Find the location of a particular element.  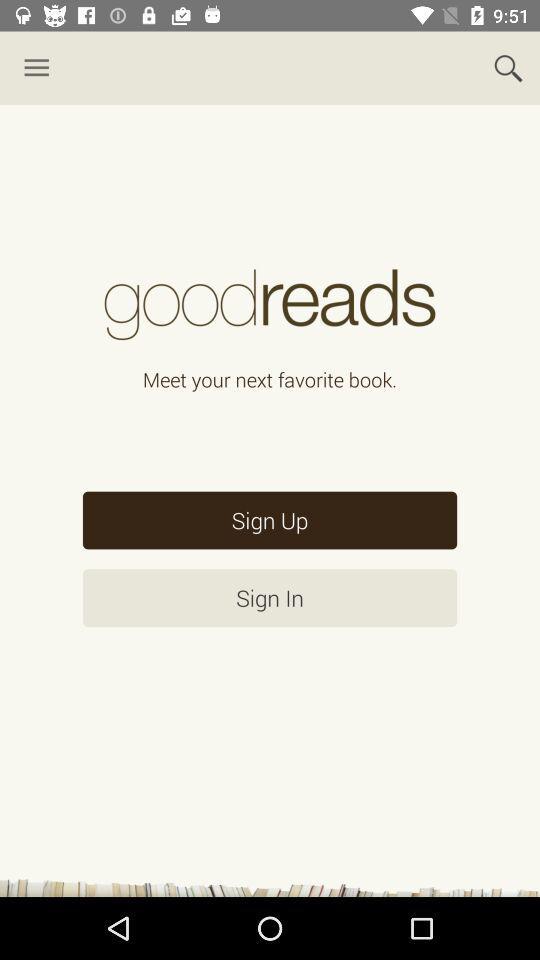

sign in is located at coordinates (270, 598).